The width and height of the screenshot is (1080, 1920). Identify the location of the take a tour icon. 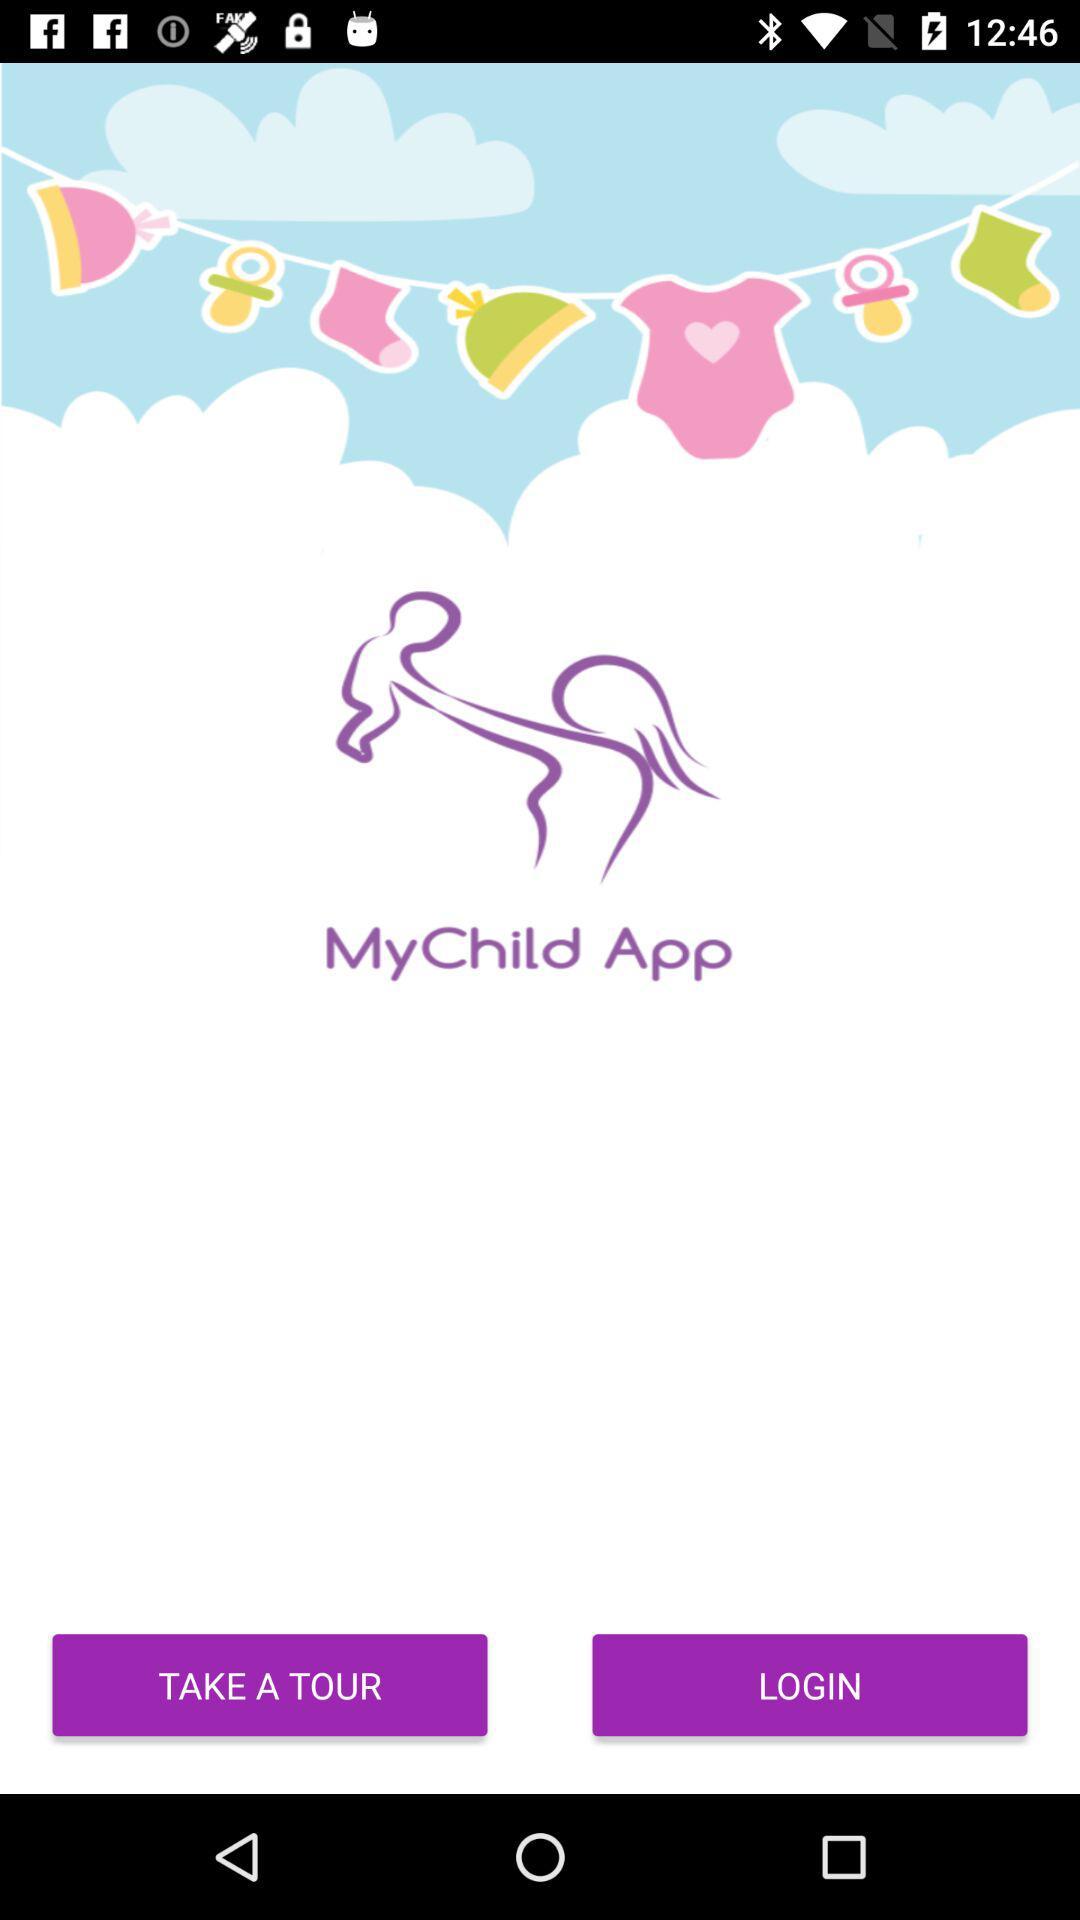
(270, 1684).